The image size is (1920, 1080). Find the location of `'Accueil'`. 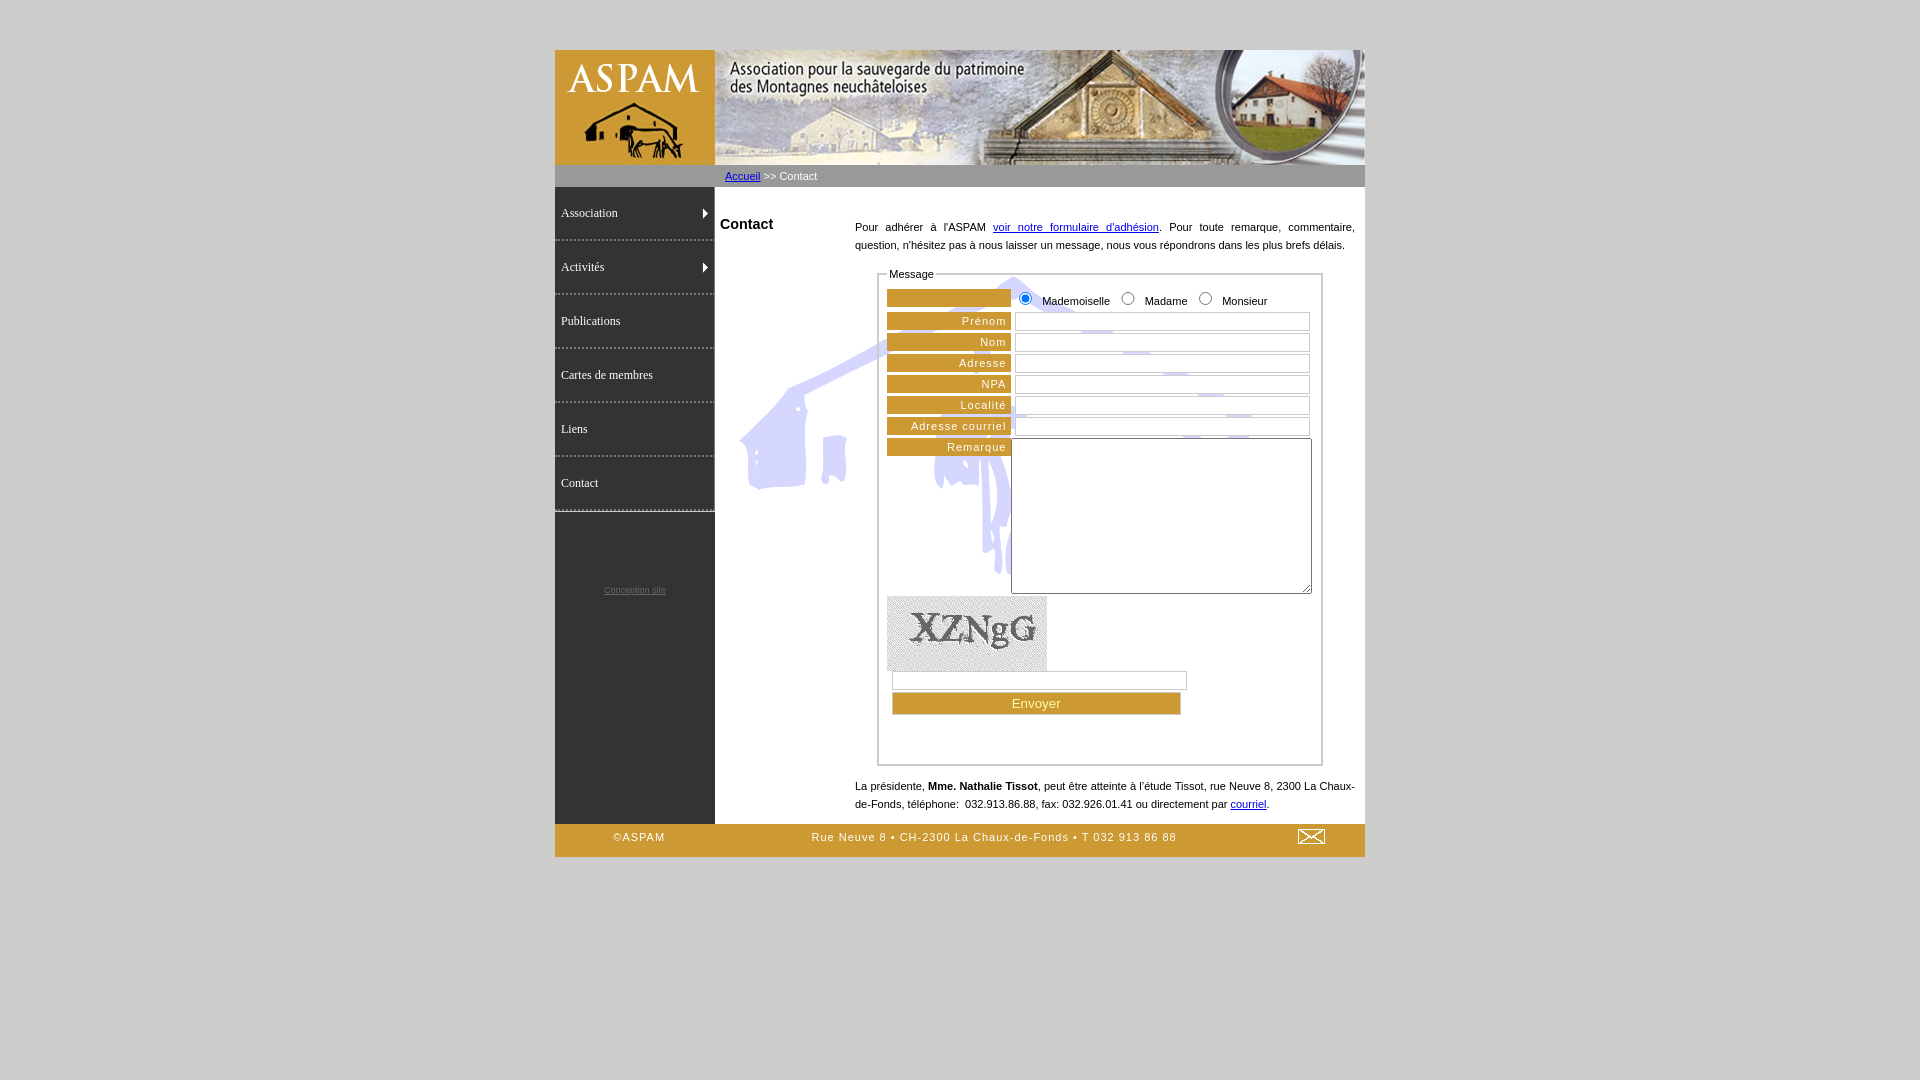

'Accueil' is located at coordinates (741, 175).